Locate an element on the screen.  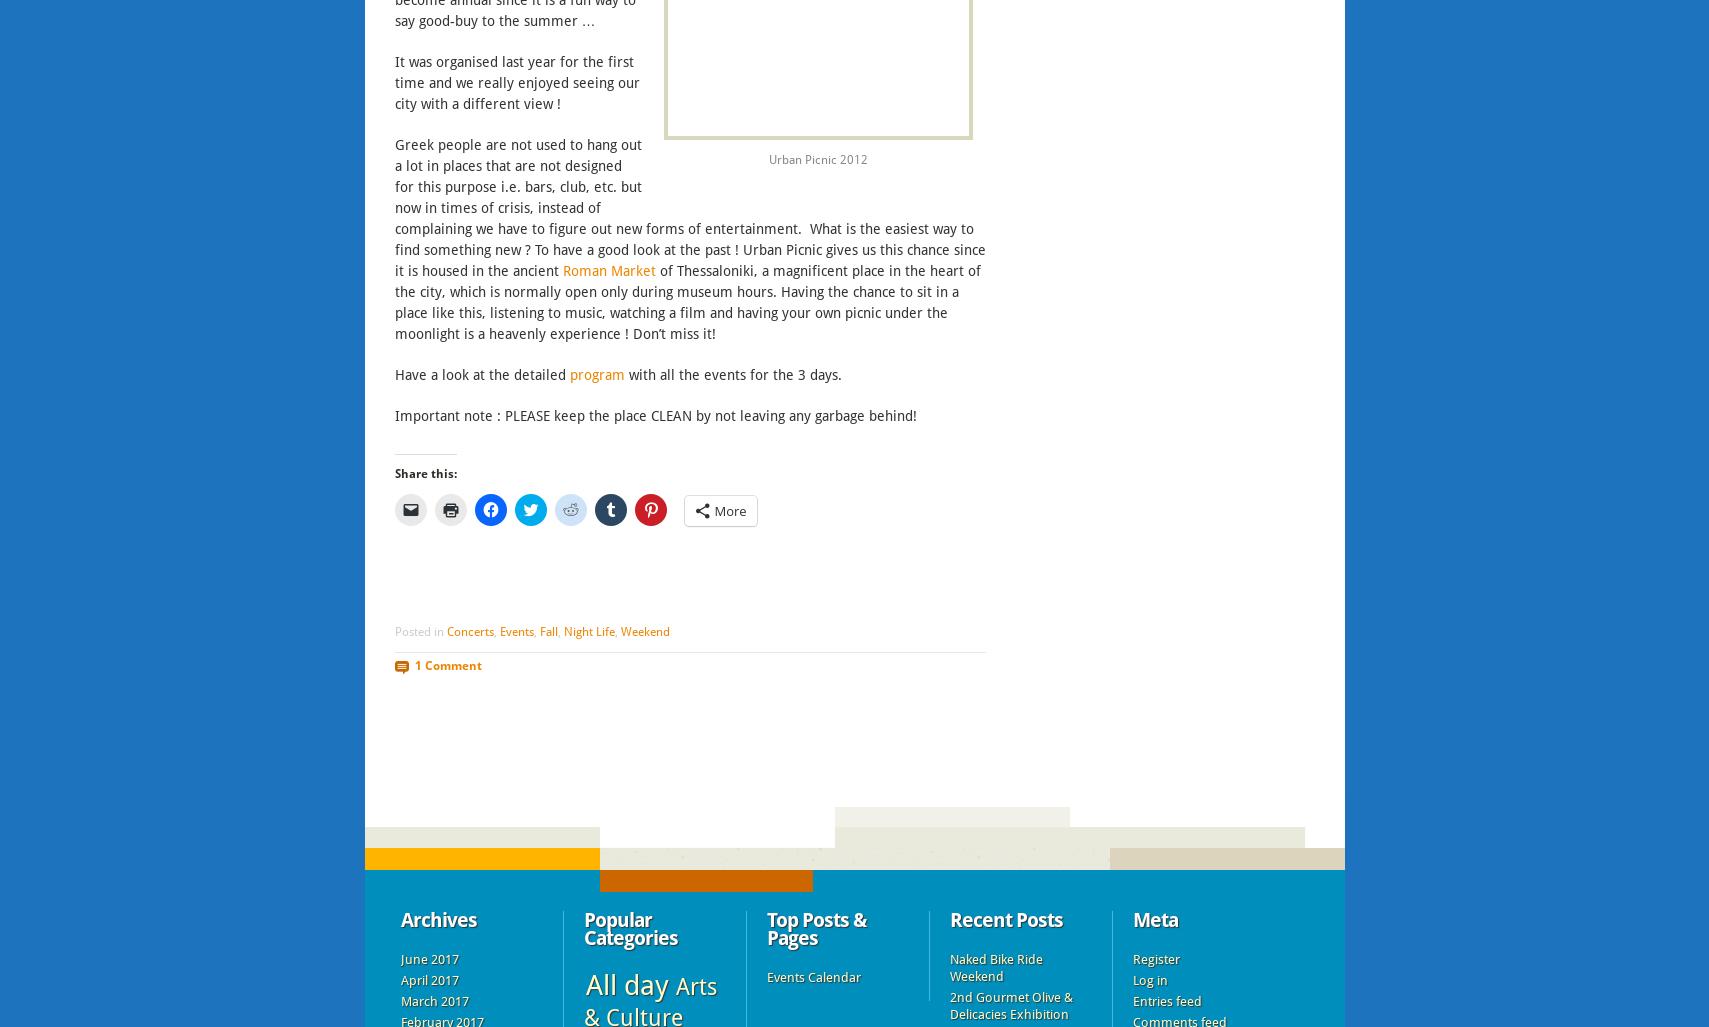
'Urban Picnic 2012' is located at coordinates (768, 160).